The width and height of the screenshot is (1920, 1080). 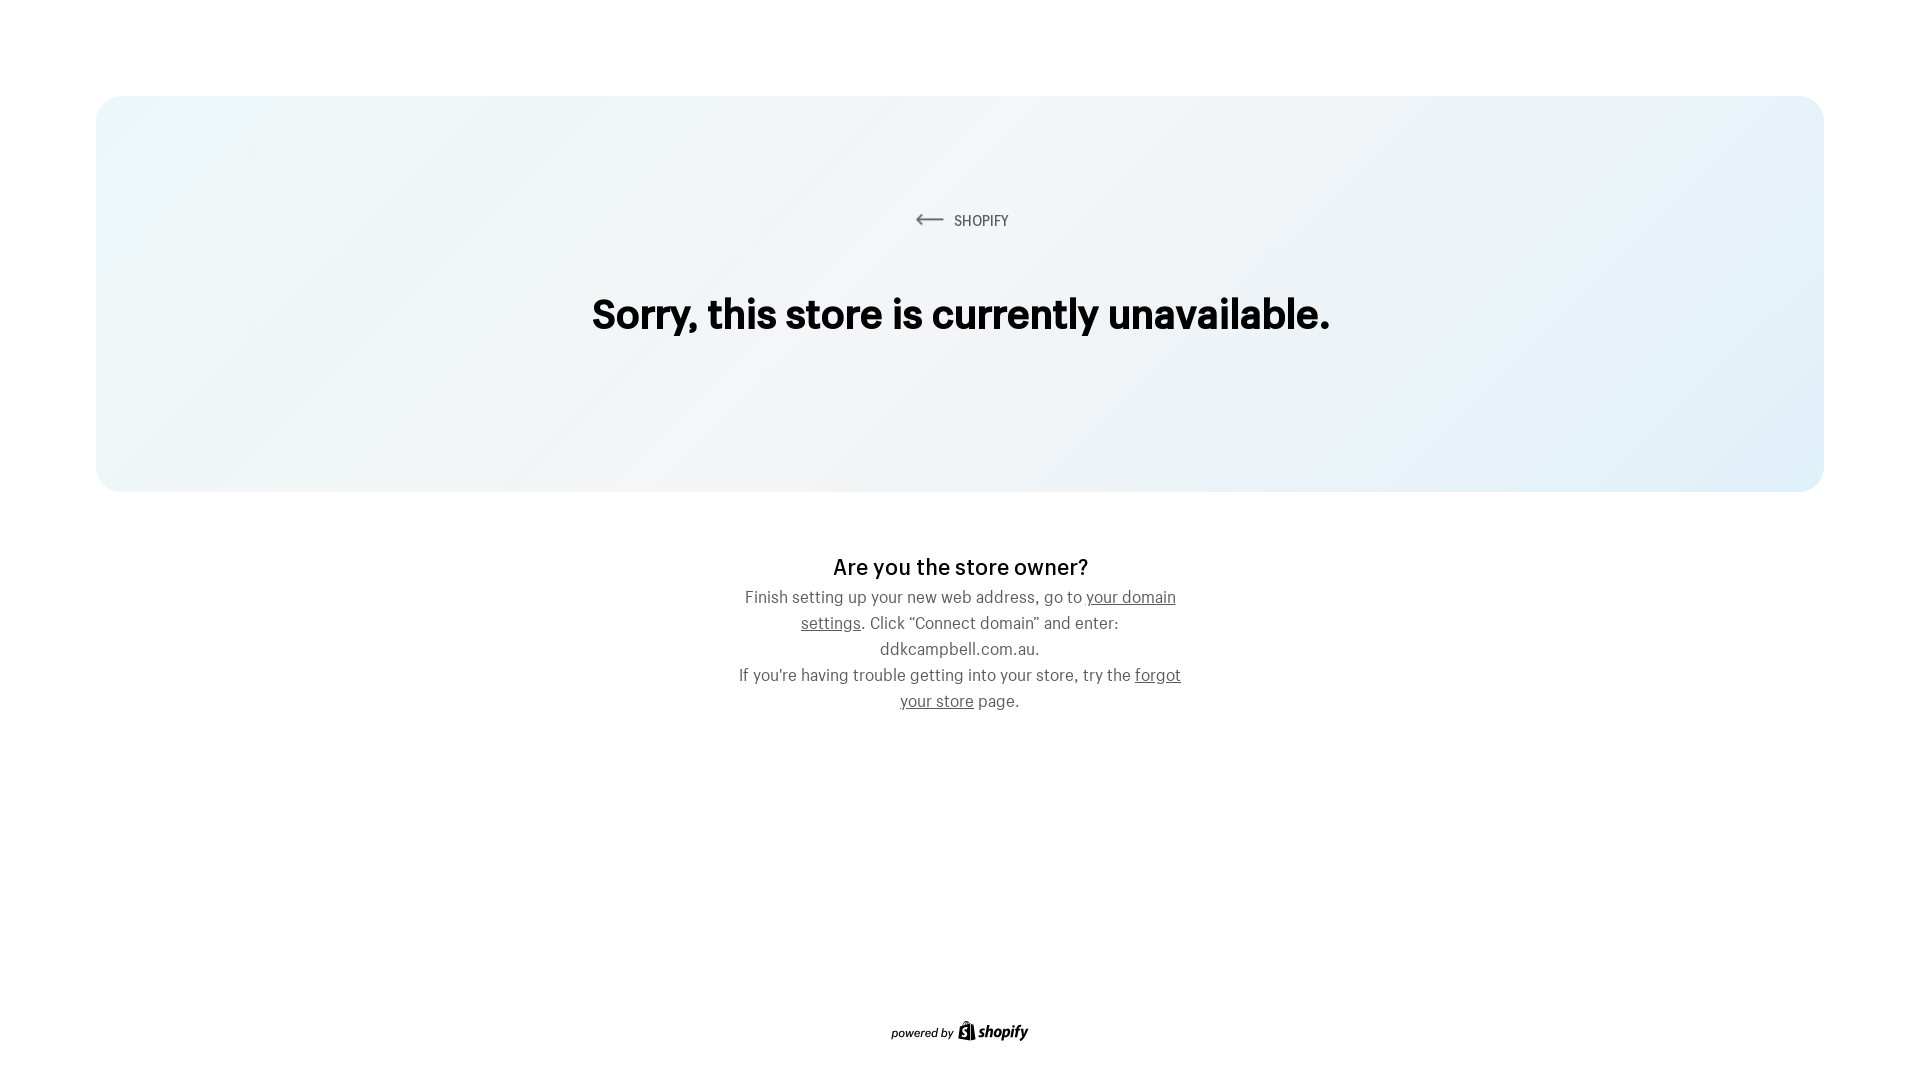 What do you see at coordinates (1040, 684) in the screenshot?
I see `'forgot your store'` at bounding box center [1040, 684].